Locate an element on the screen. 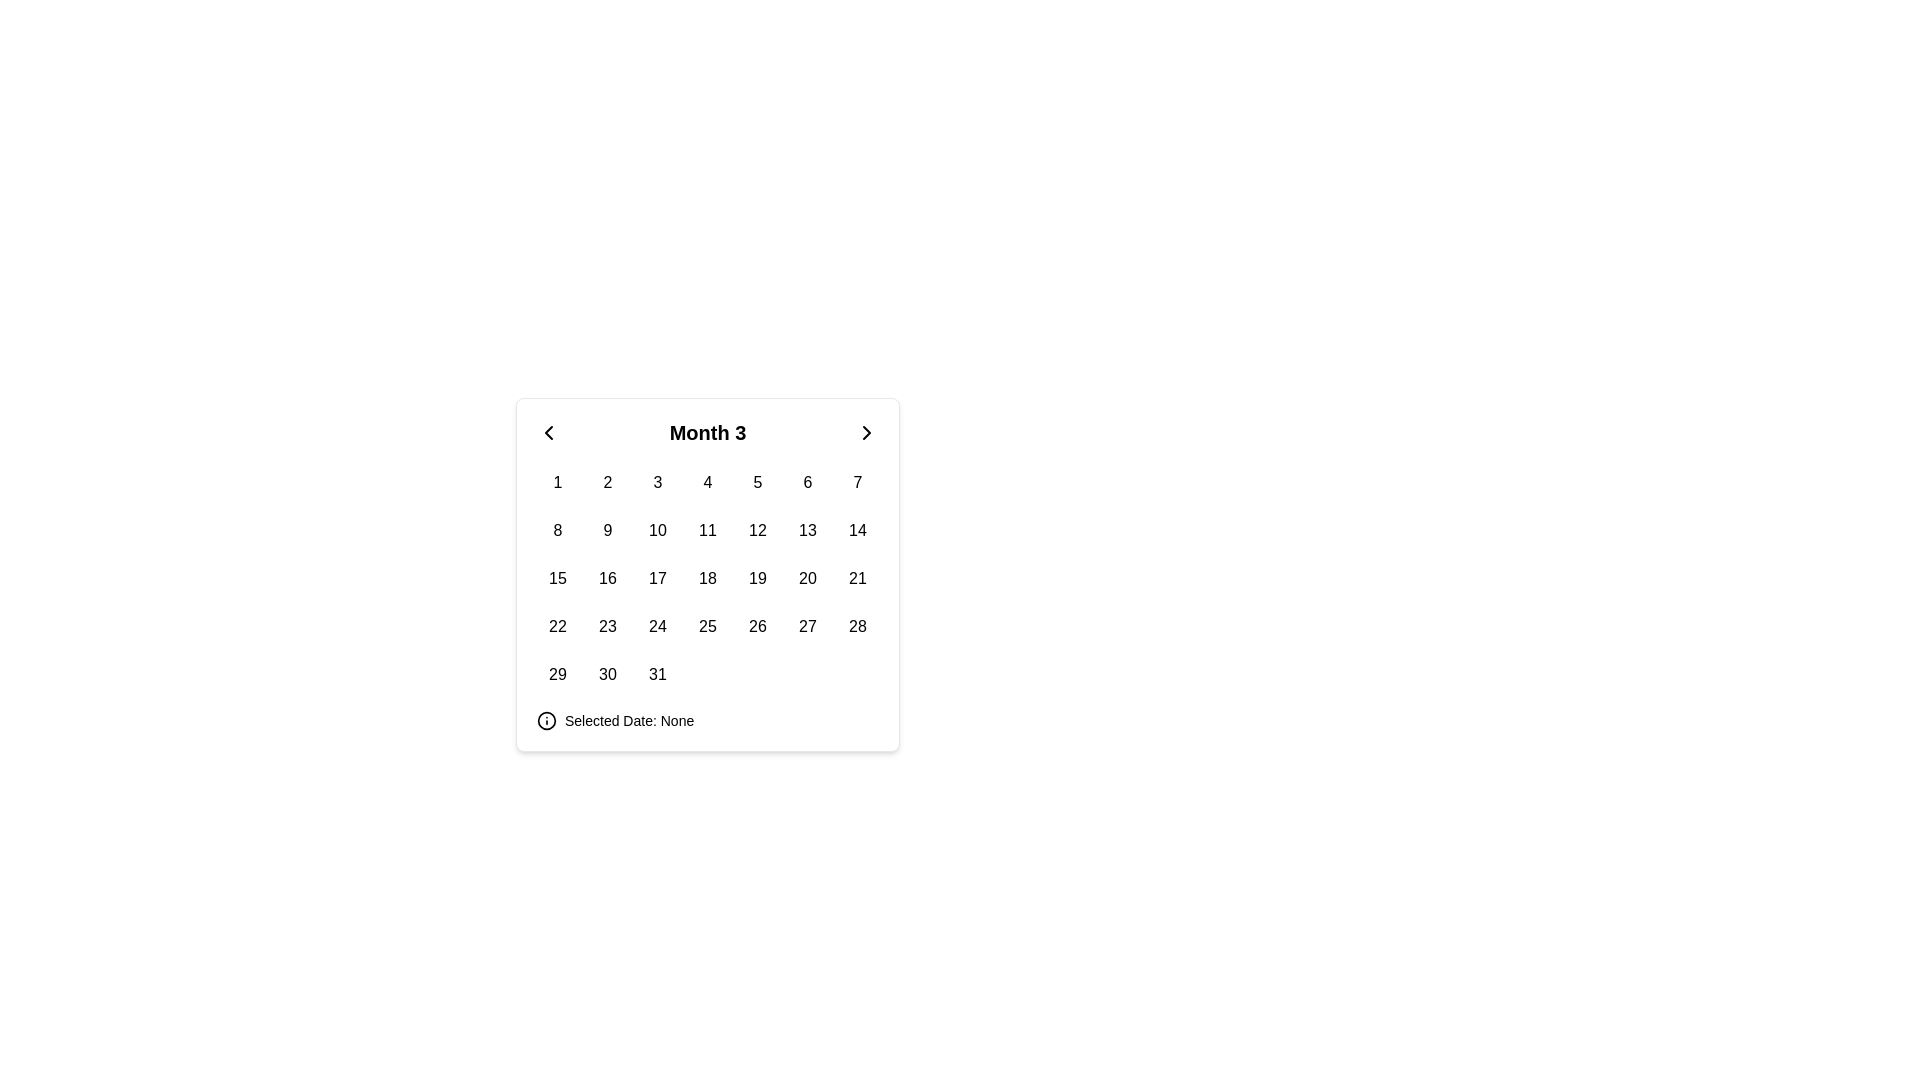  the day cell representing the 22nd day in the calendar grid located in the fourth row and first column is located at coordinates (557, 626).